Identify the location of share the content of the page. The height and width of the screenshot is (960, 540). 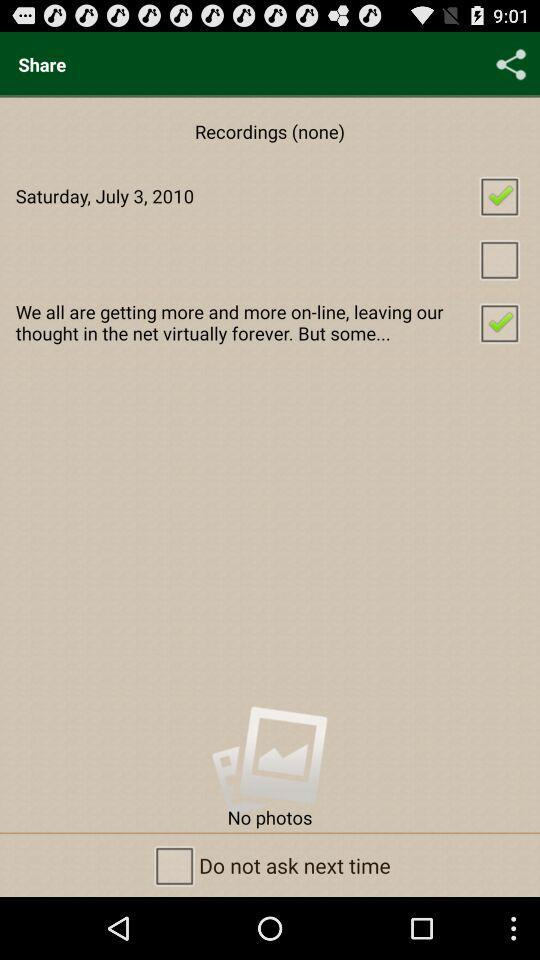
(511, 64).